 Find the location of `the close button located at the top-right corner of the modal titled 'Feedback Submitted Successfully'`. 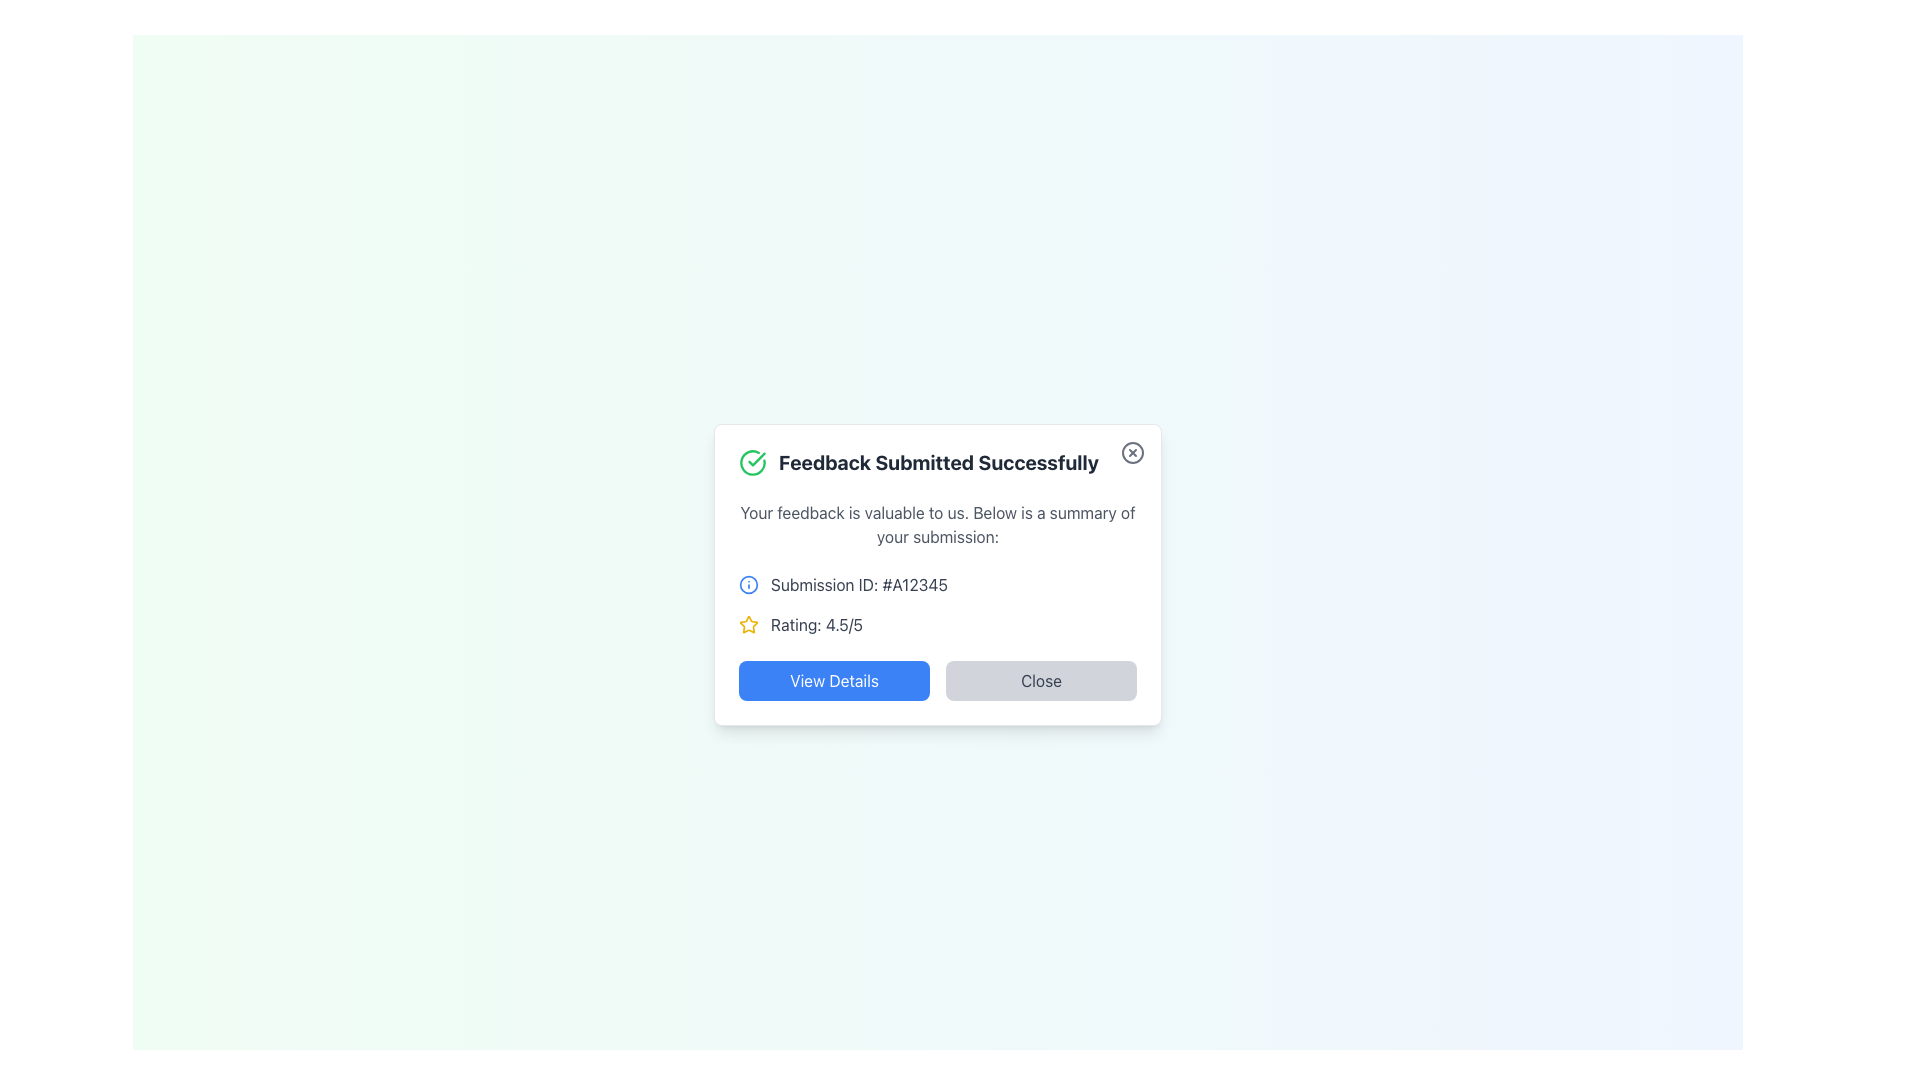

the close button located at the top-right corner of the modal titled 'Feedback Submitted Successfully' is located at coordinates (1132, 452).